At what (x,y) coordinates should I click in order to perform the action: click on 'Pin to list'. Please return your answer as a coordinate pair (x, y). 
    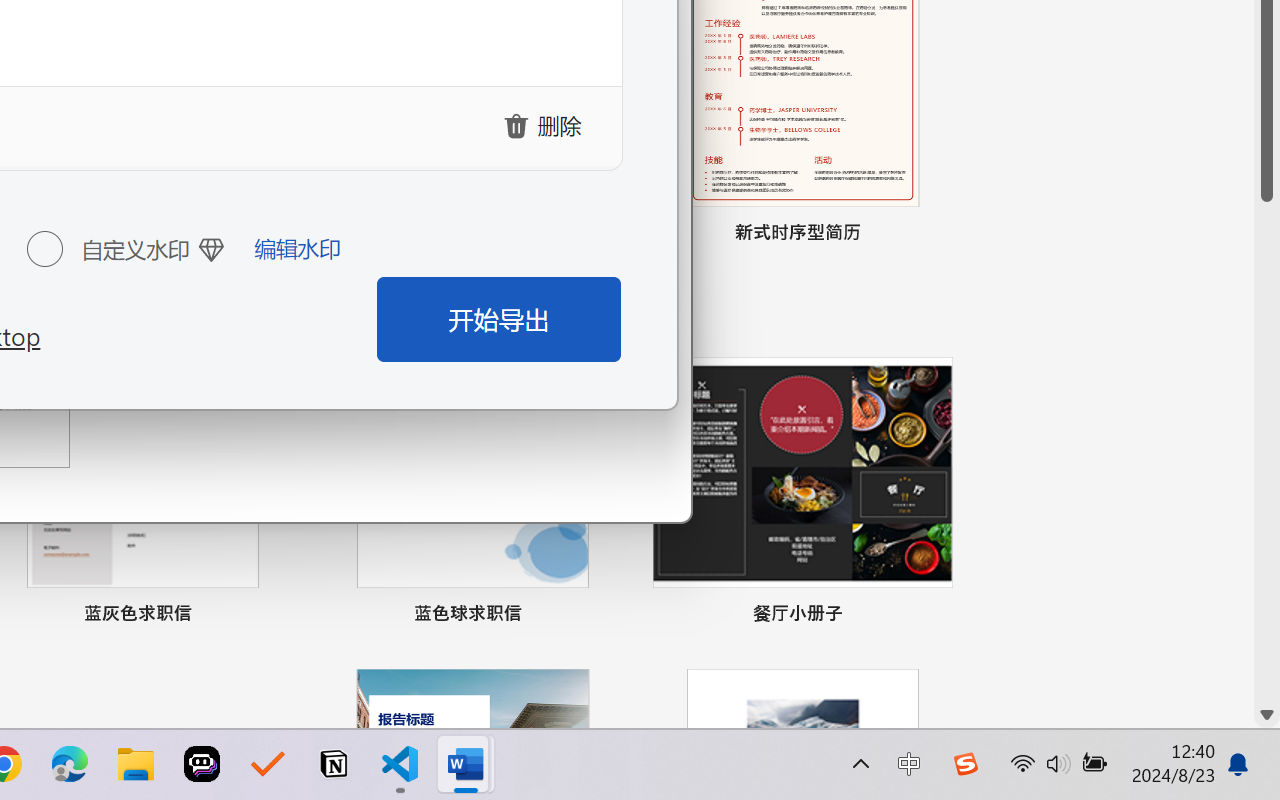
    Looking at the image, I should click on (933, 616).